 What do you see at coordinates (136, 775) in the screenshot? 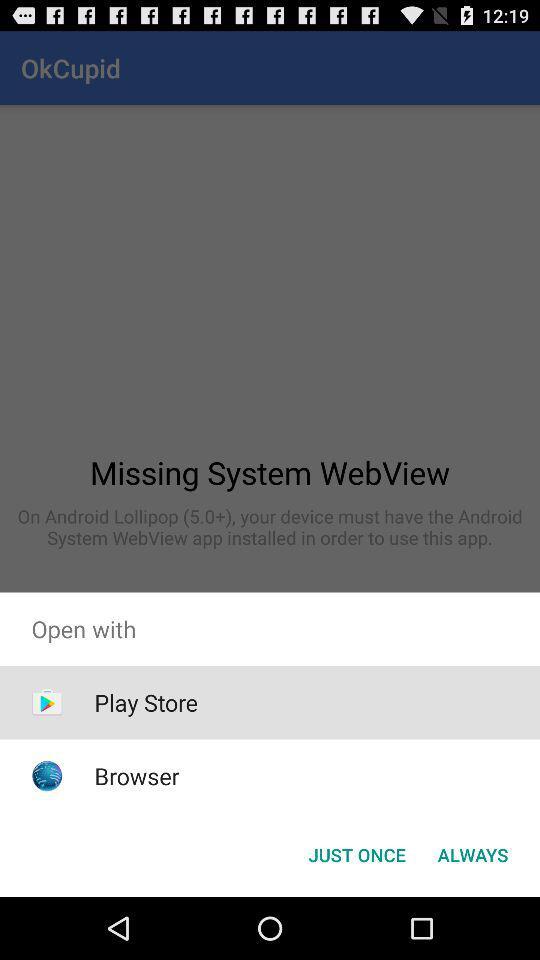
I see `item below the play store icon` at bounding box center [136, 775].